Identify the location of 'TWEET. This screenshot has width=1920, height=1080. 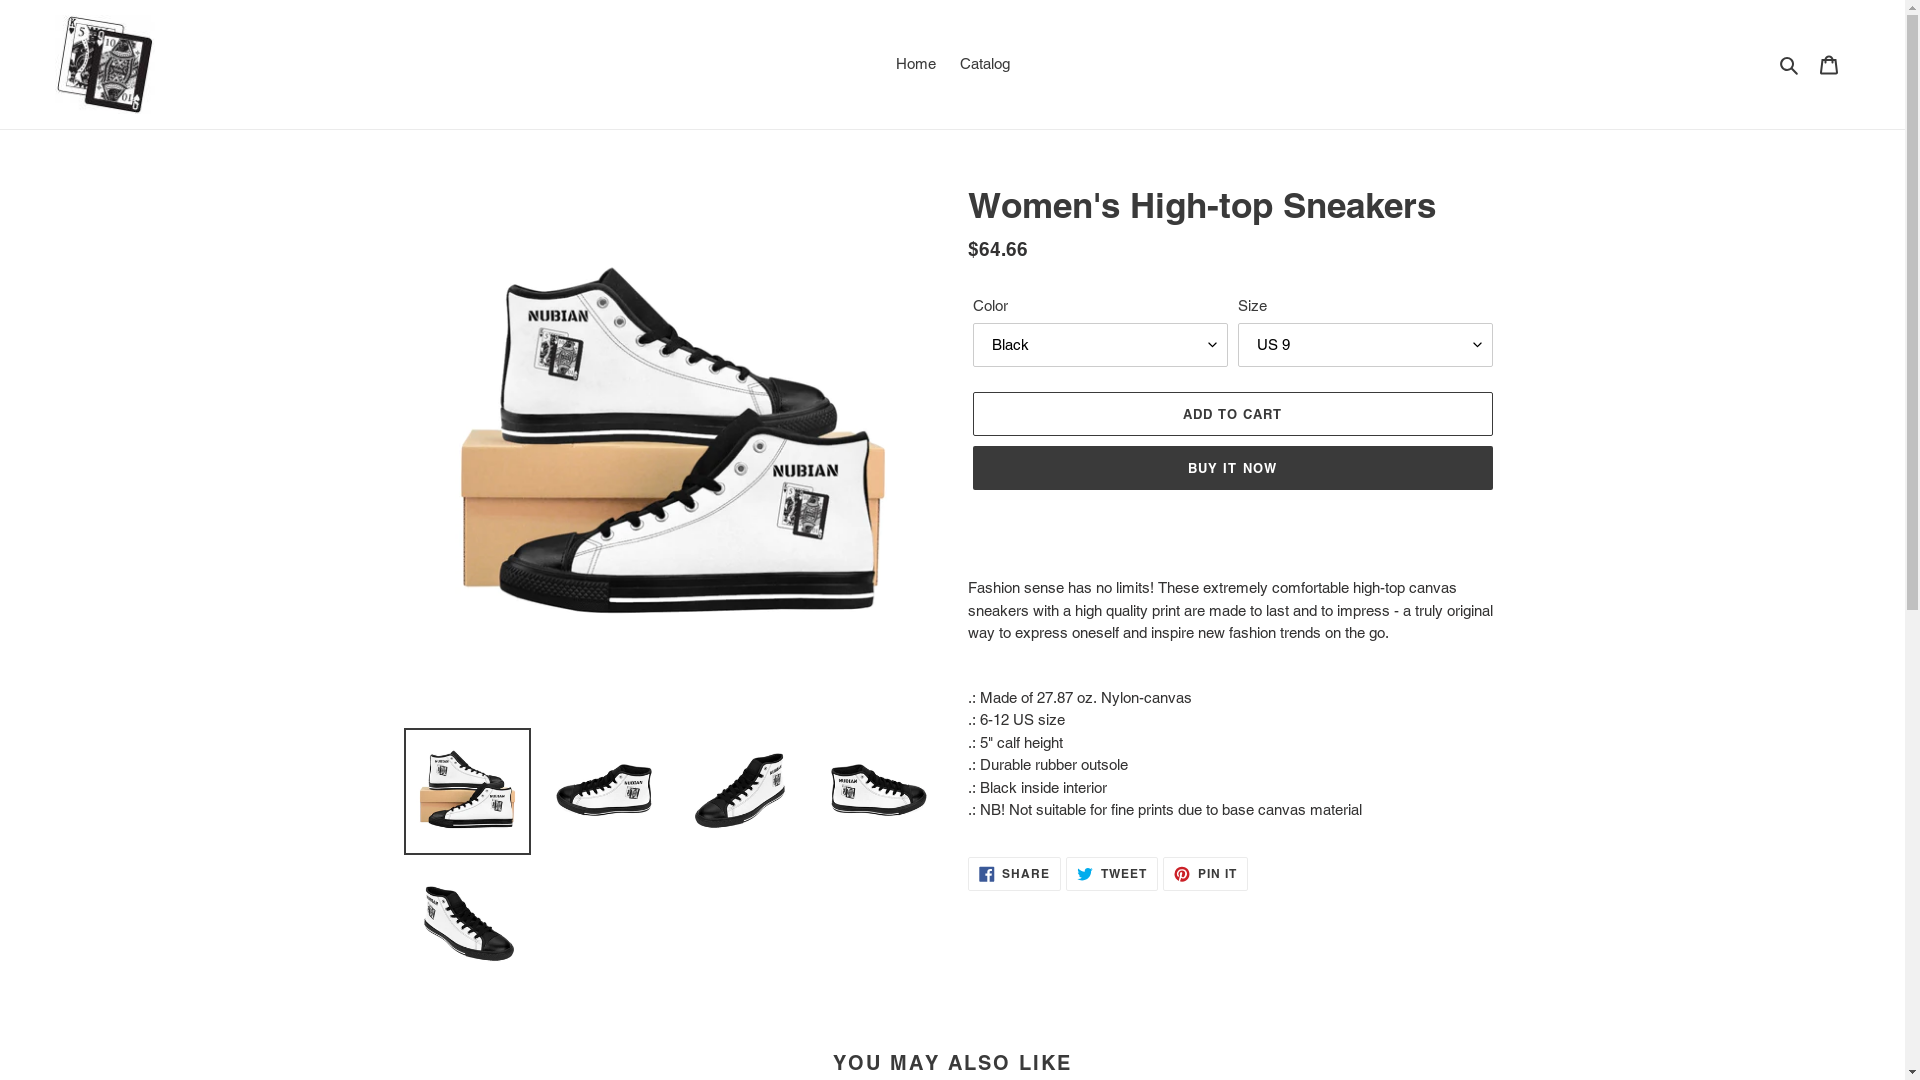
(1111, 873).